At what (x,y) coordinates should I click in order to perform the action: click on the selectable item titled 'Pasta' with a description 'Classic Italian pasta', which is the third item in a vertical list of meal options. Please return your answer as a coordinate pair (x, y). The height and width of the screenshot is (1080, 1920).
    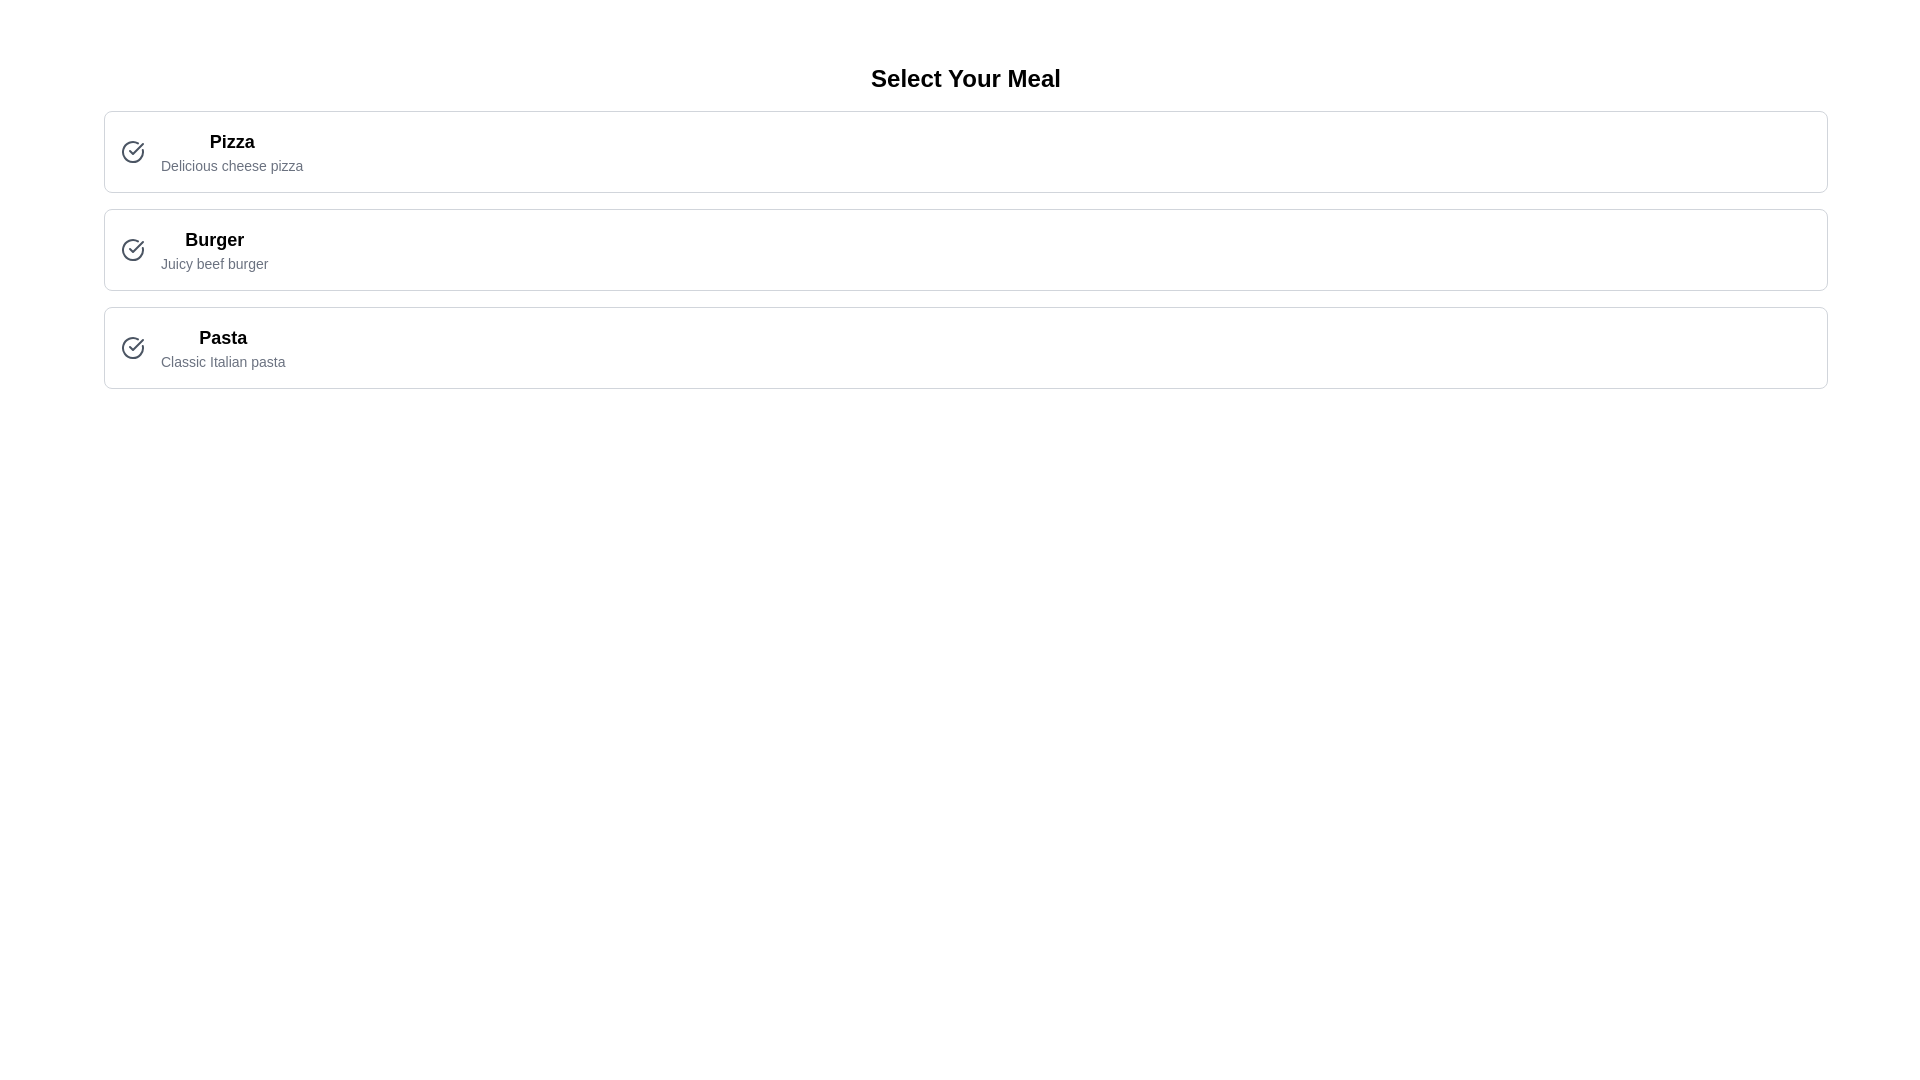
    Looking at the image, I should click on (202, 346).